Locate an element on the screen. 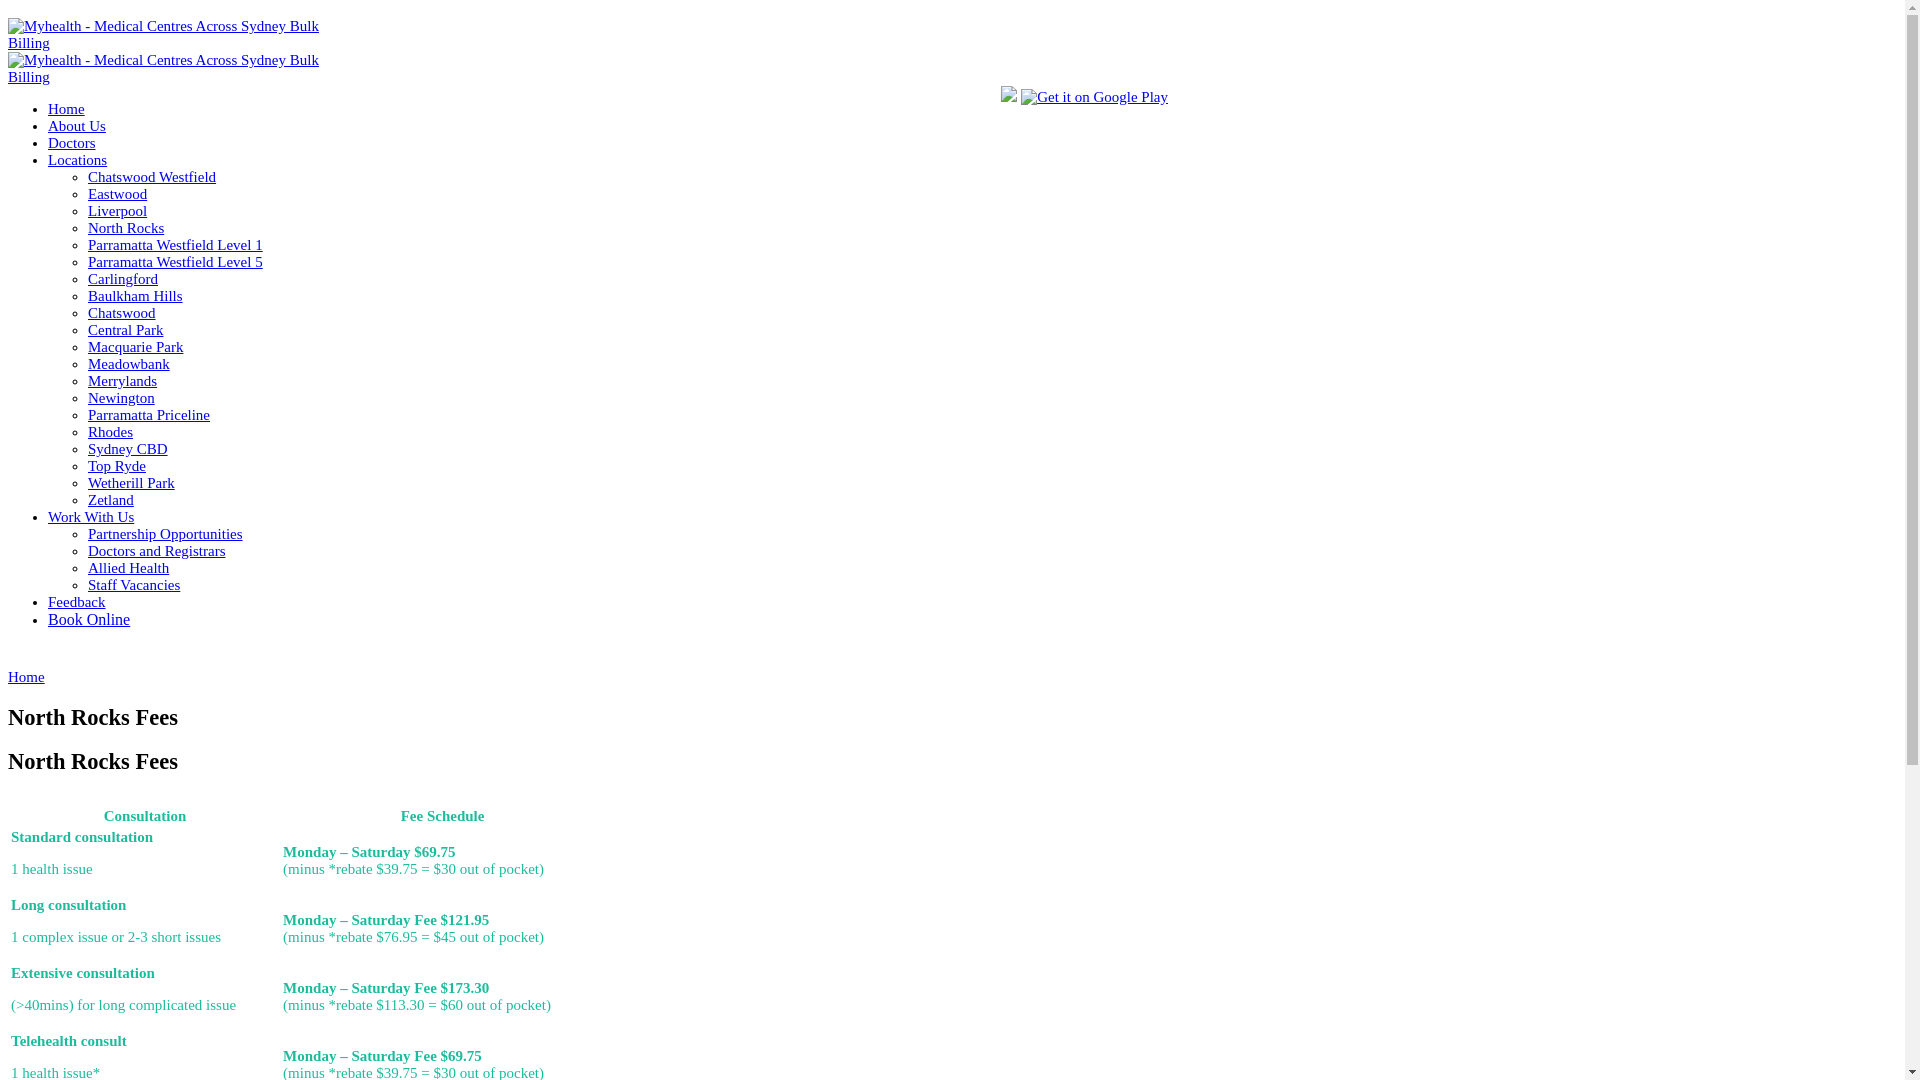  'Zetland' is located at coordinates (109, 499).